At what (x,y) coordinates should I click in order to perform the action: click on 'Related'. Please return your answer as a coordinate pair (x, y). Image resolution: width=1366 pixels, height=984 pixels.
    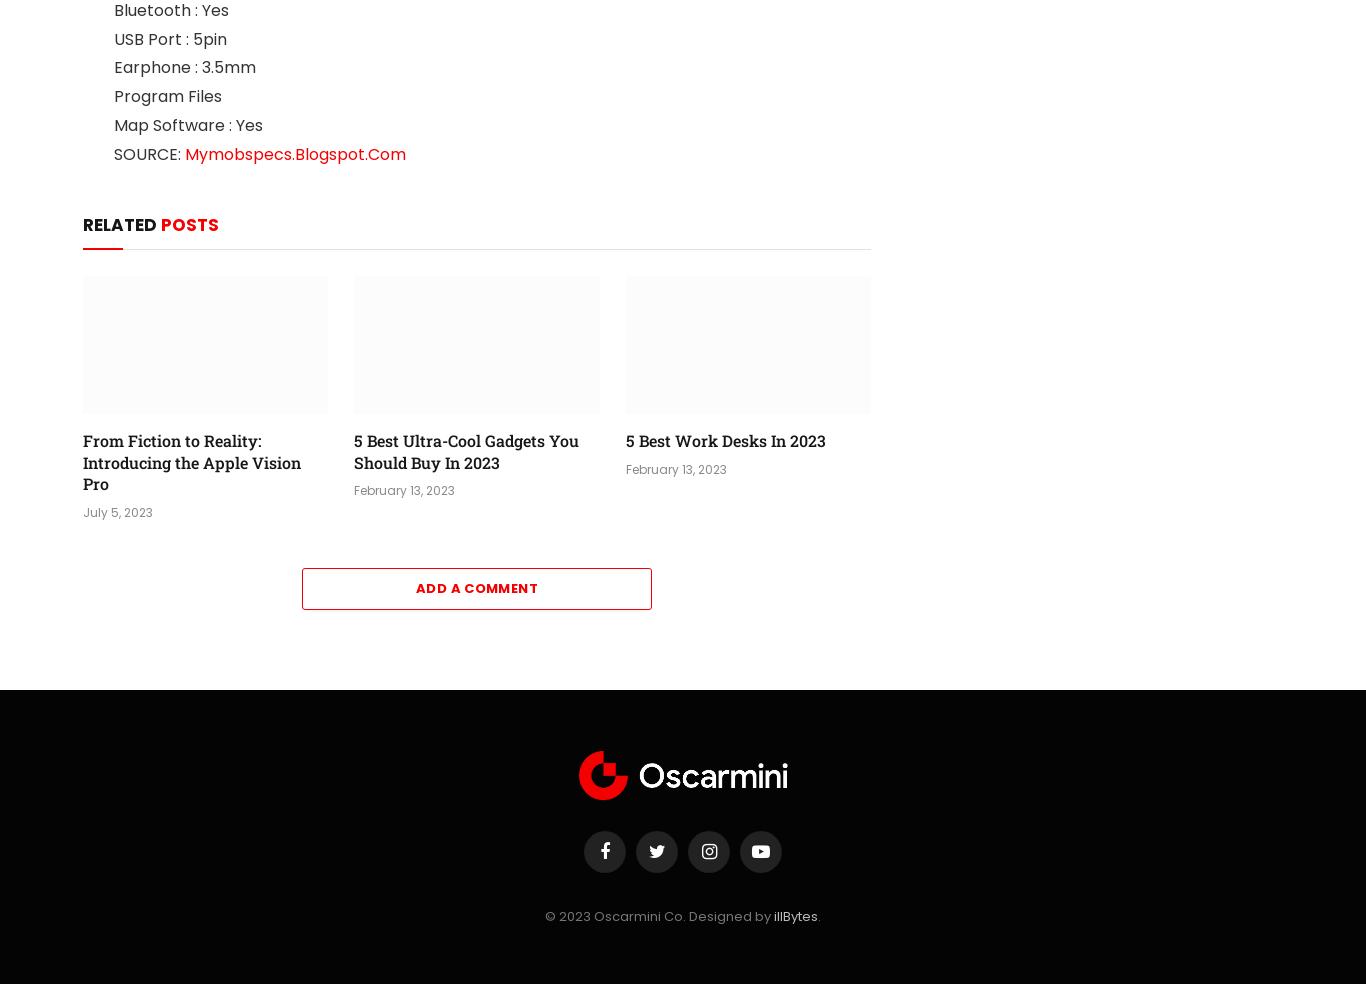
    Looking at the image, I should click on (120, 225).